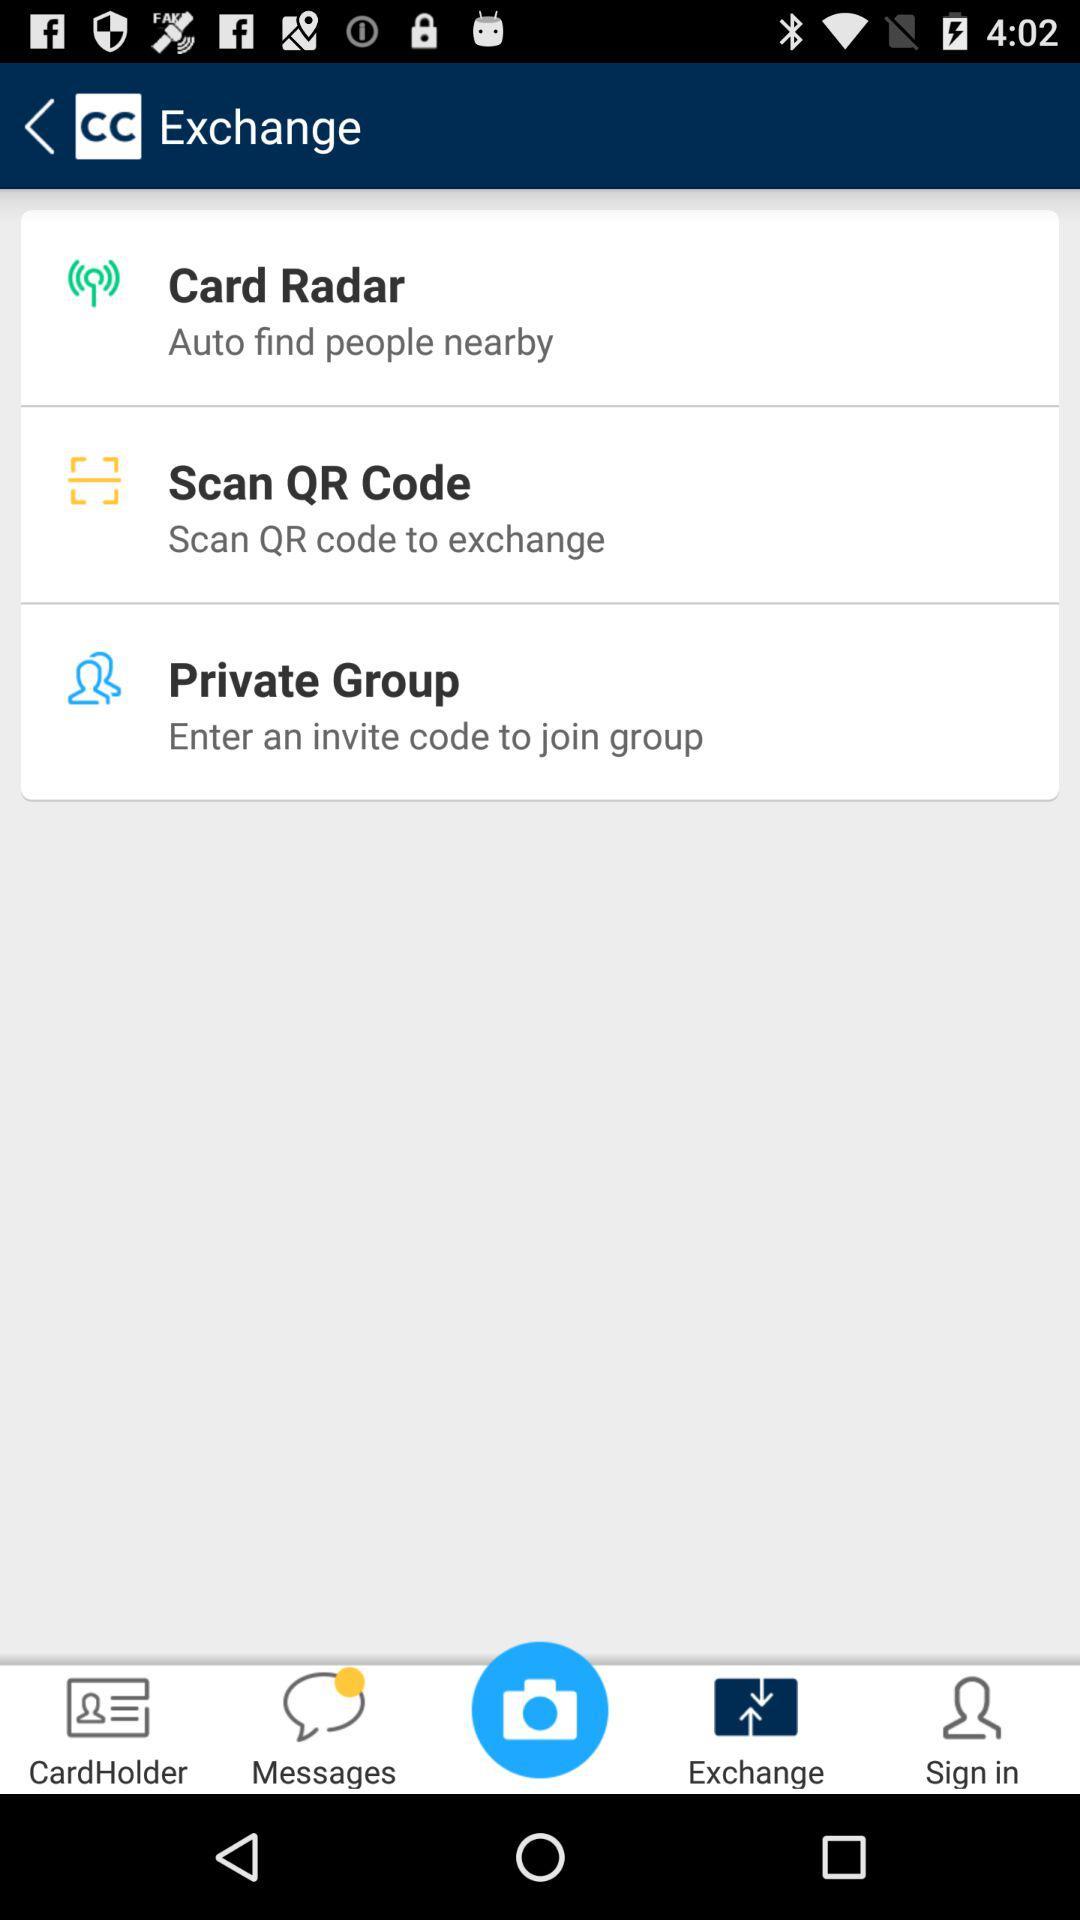 Image resolution: width=1080 pixels, height=1920 pixels. What do you see at coordinates (540, 1708) in the screenshot?
I see `item at the bottom` at bounding box center [540, 1708].